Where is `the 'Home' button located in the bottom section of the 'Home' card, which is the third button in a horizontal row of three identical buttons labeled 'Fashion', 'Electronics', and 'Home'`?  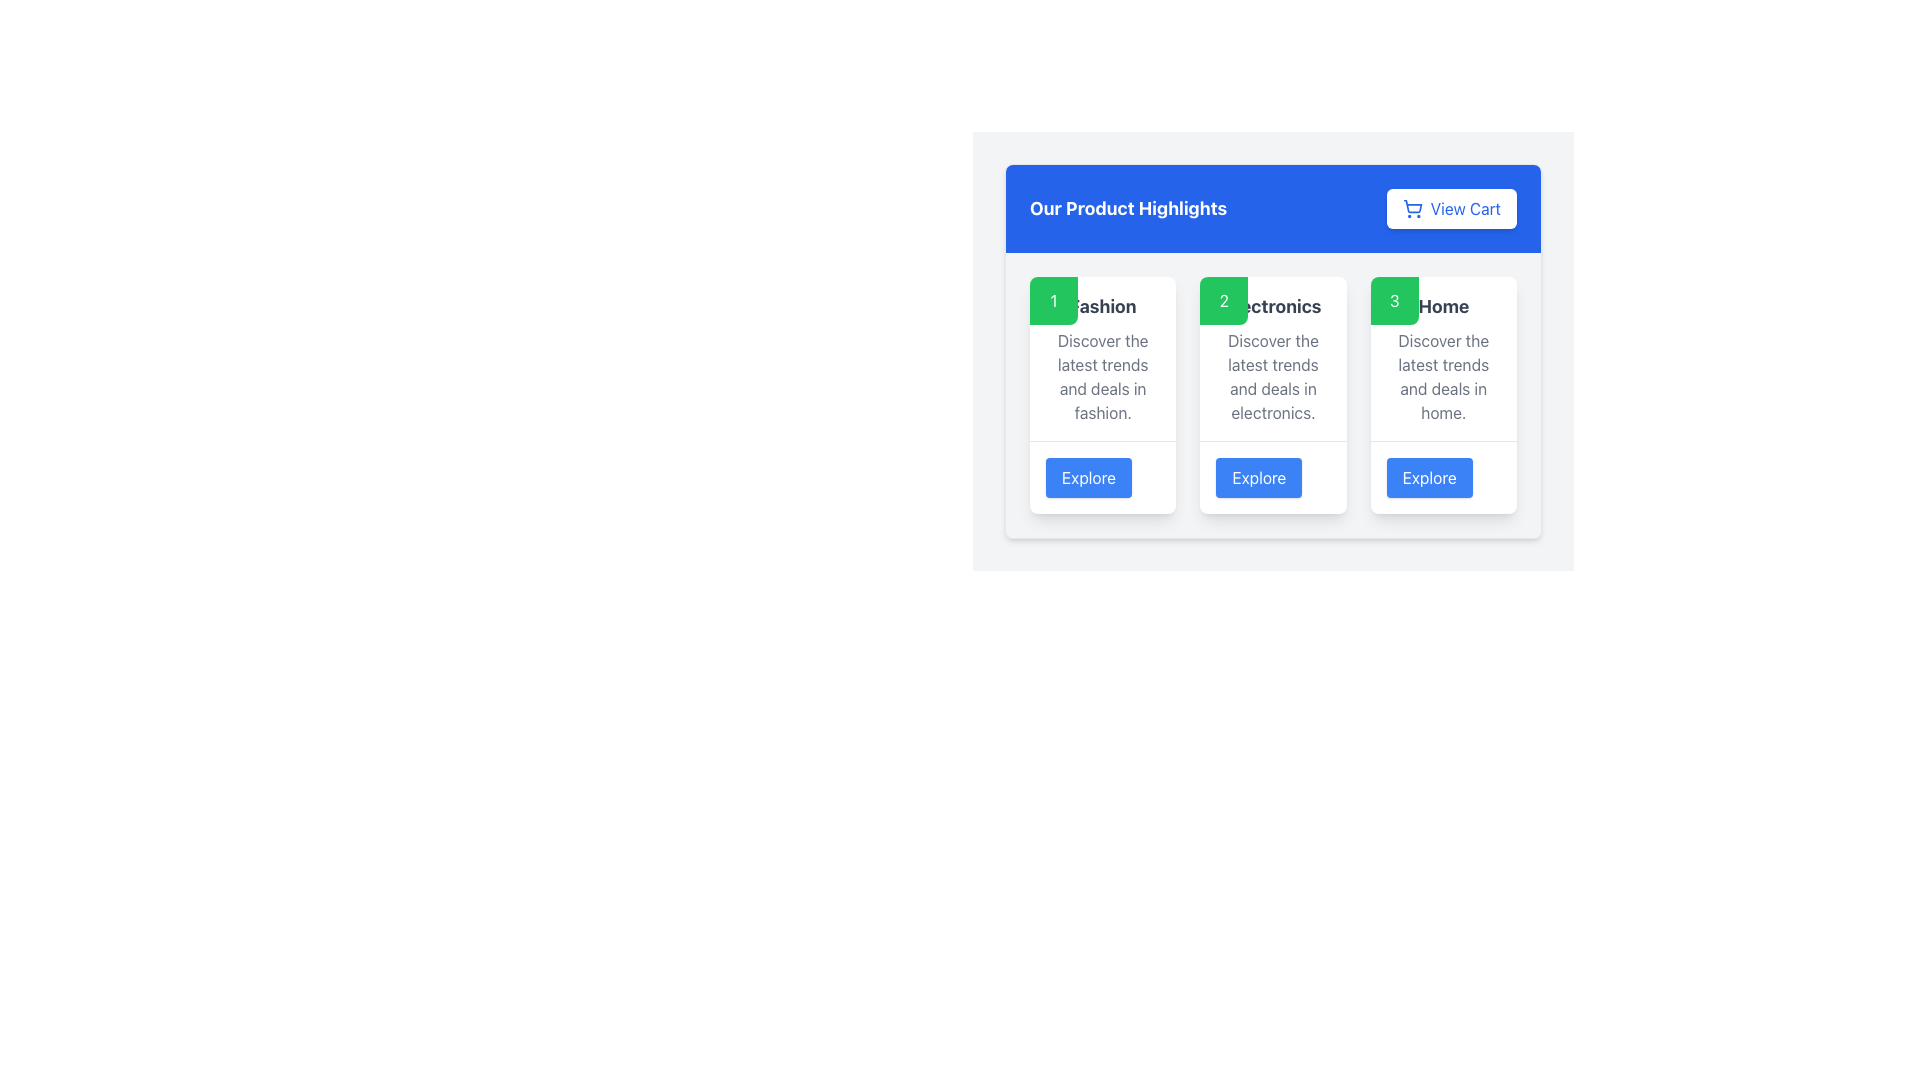
the 'Home' button located in the bottom section of the 'Home' card, which is the third button in a horizontal row of three identical buttons labeled 'Fashion', 'Electronics', and 'Home' is located at coordinates (1443, 477).